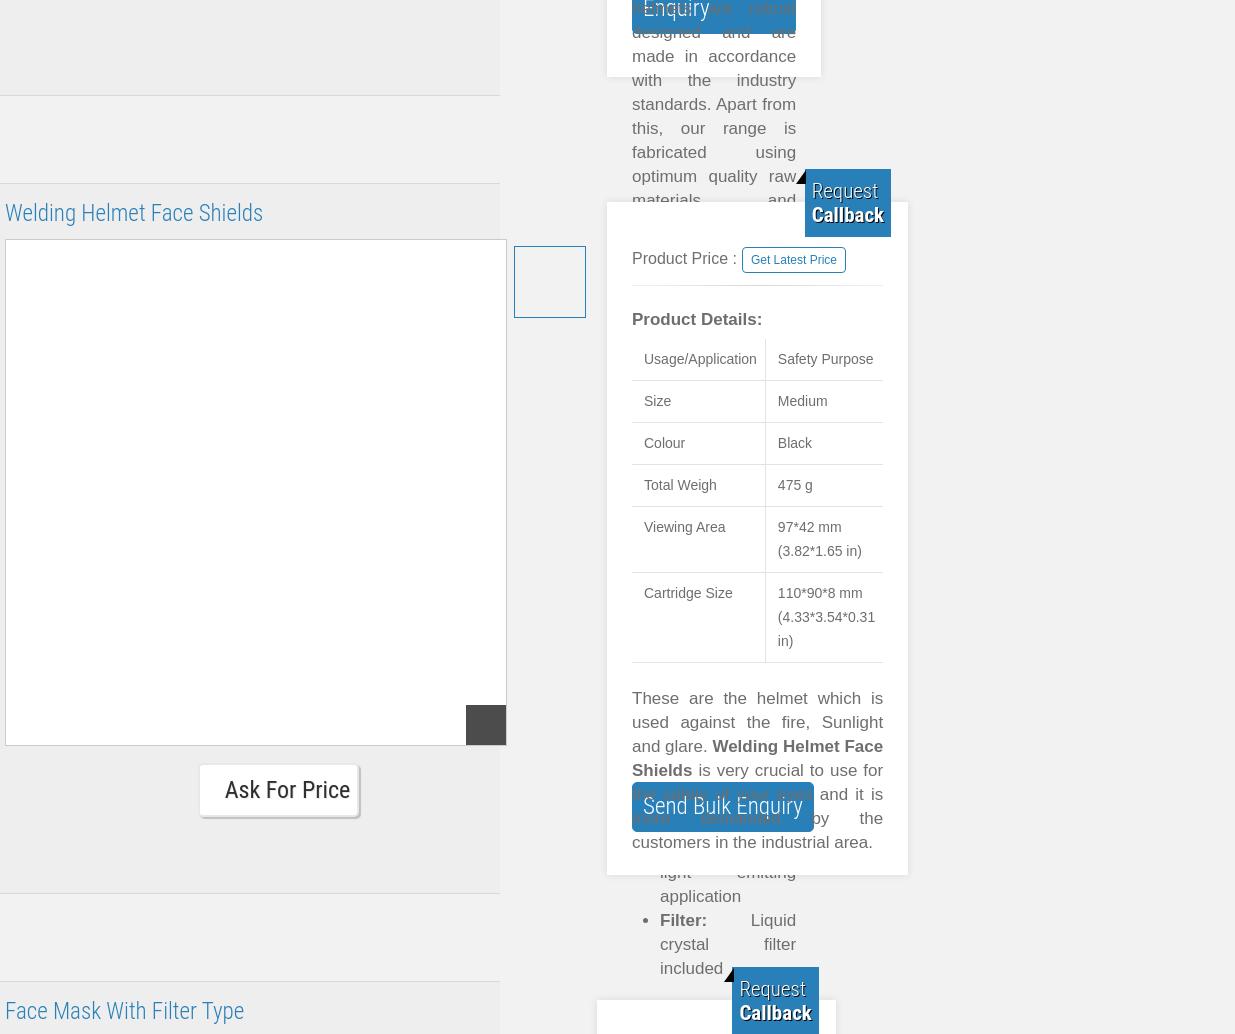  What do you see at coordinates (757, 805) in the screenshot?
I see `'is very crucial to use for the safety of your eyes and it is more demanded by the customers in the industrial area.'` at bounding box center [757, 805].